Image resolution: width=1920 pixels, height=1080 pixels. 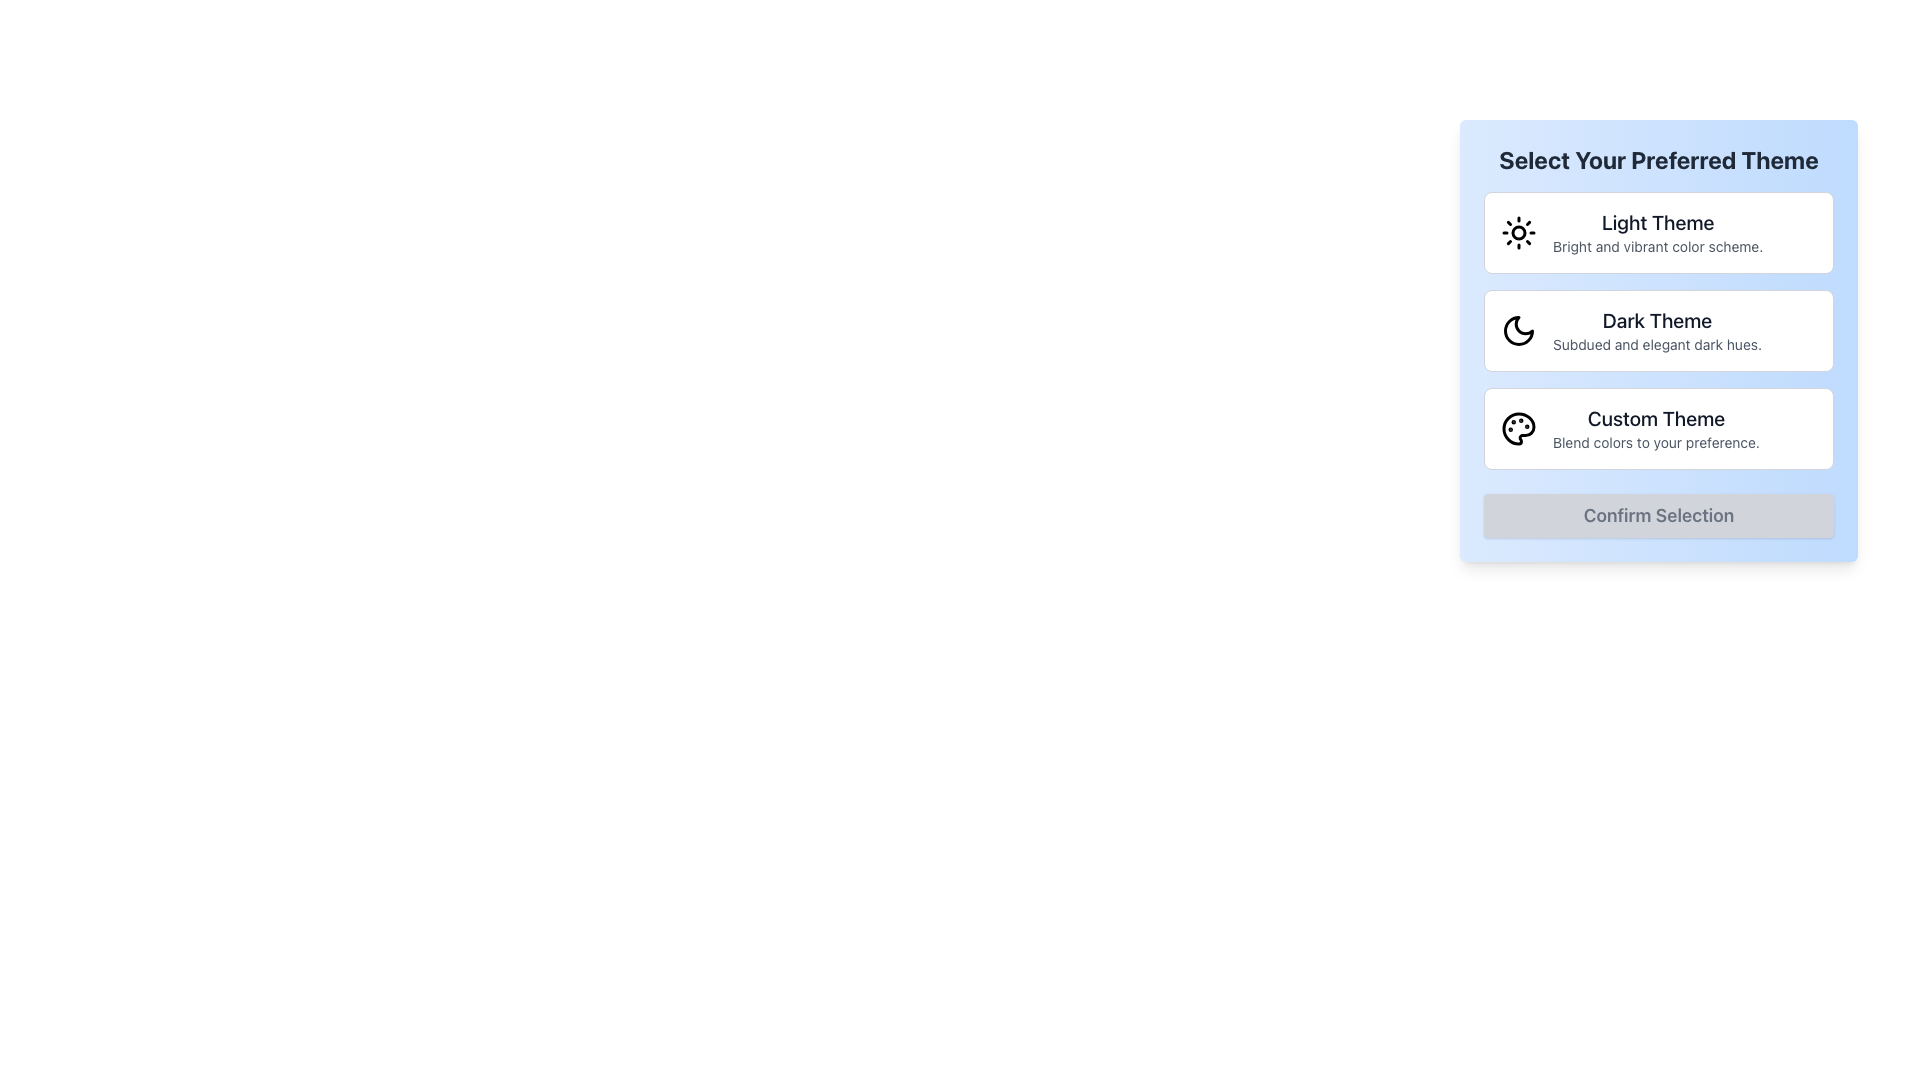 I want to click on the text block containing the title 'Dark Theme' and subtitle 'Subdued and elegant dark hues', so click(x=1657, y=330).